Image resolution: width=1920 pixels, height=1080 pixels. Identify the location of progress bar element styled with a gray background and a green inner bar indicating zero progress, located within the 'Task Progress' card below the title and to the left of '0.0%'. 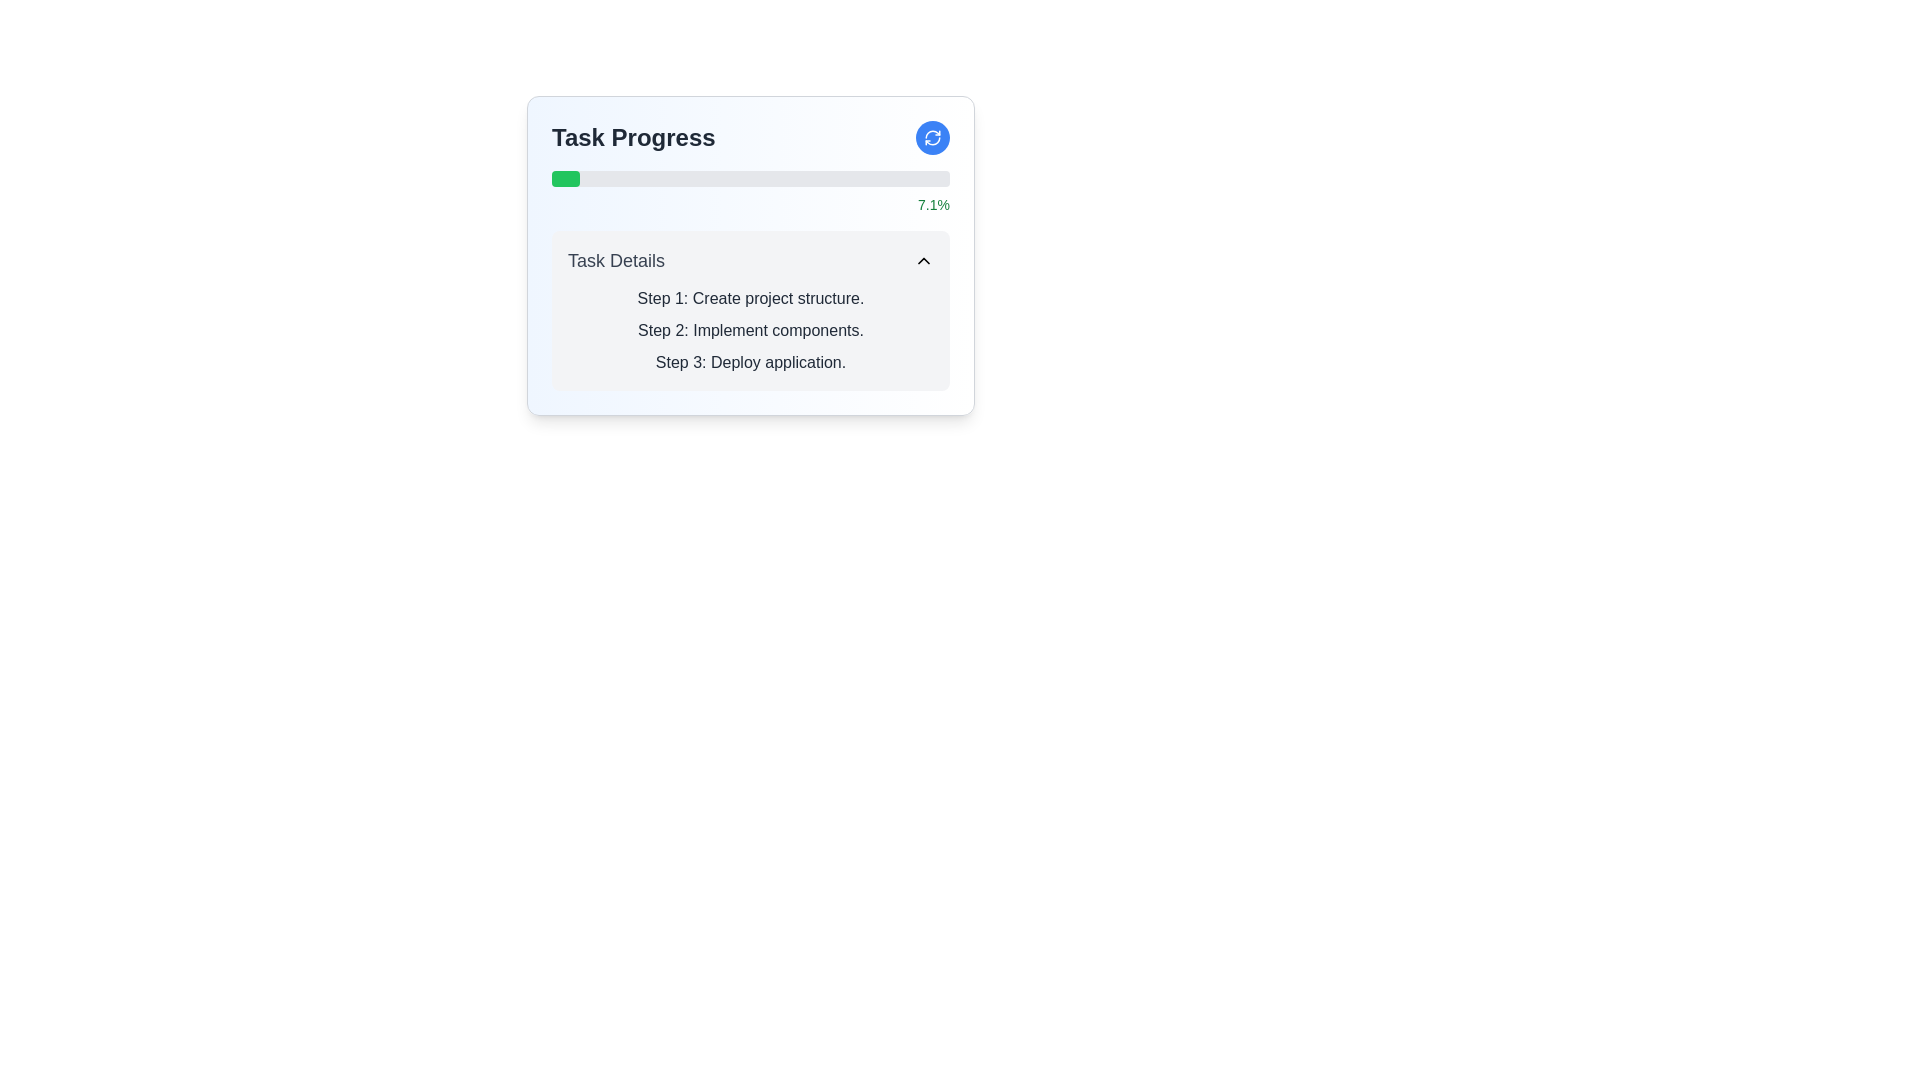
(749, 177).